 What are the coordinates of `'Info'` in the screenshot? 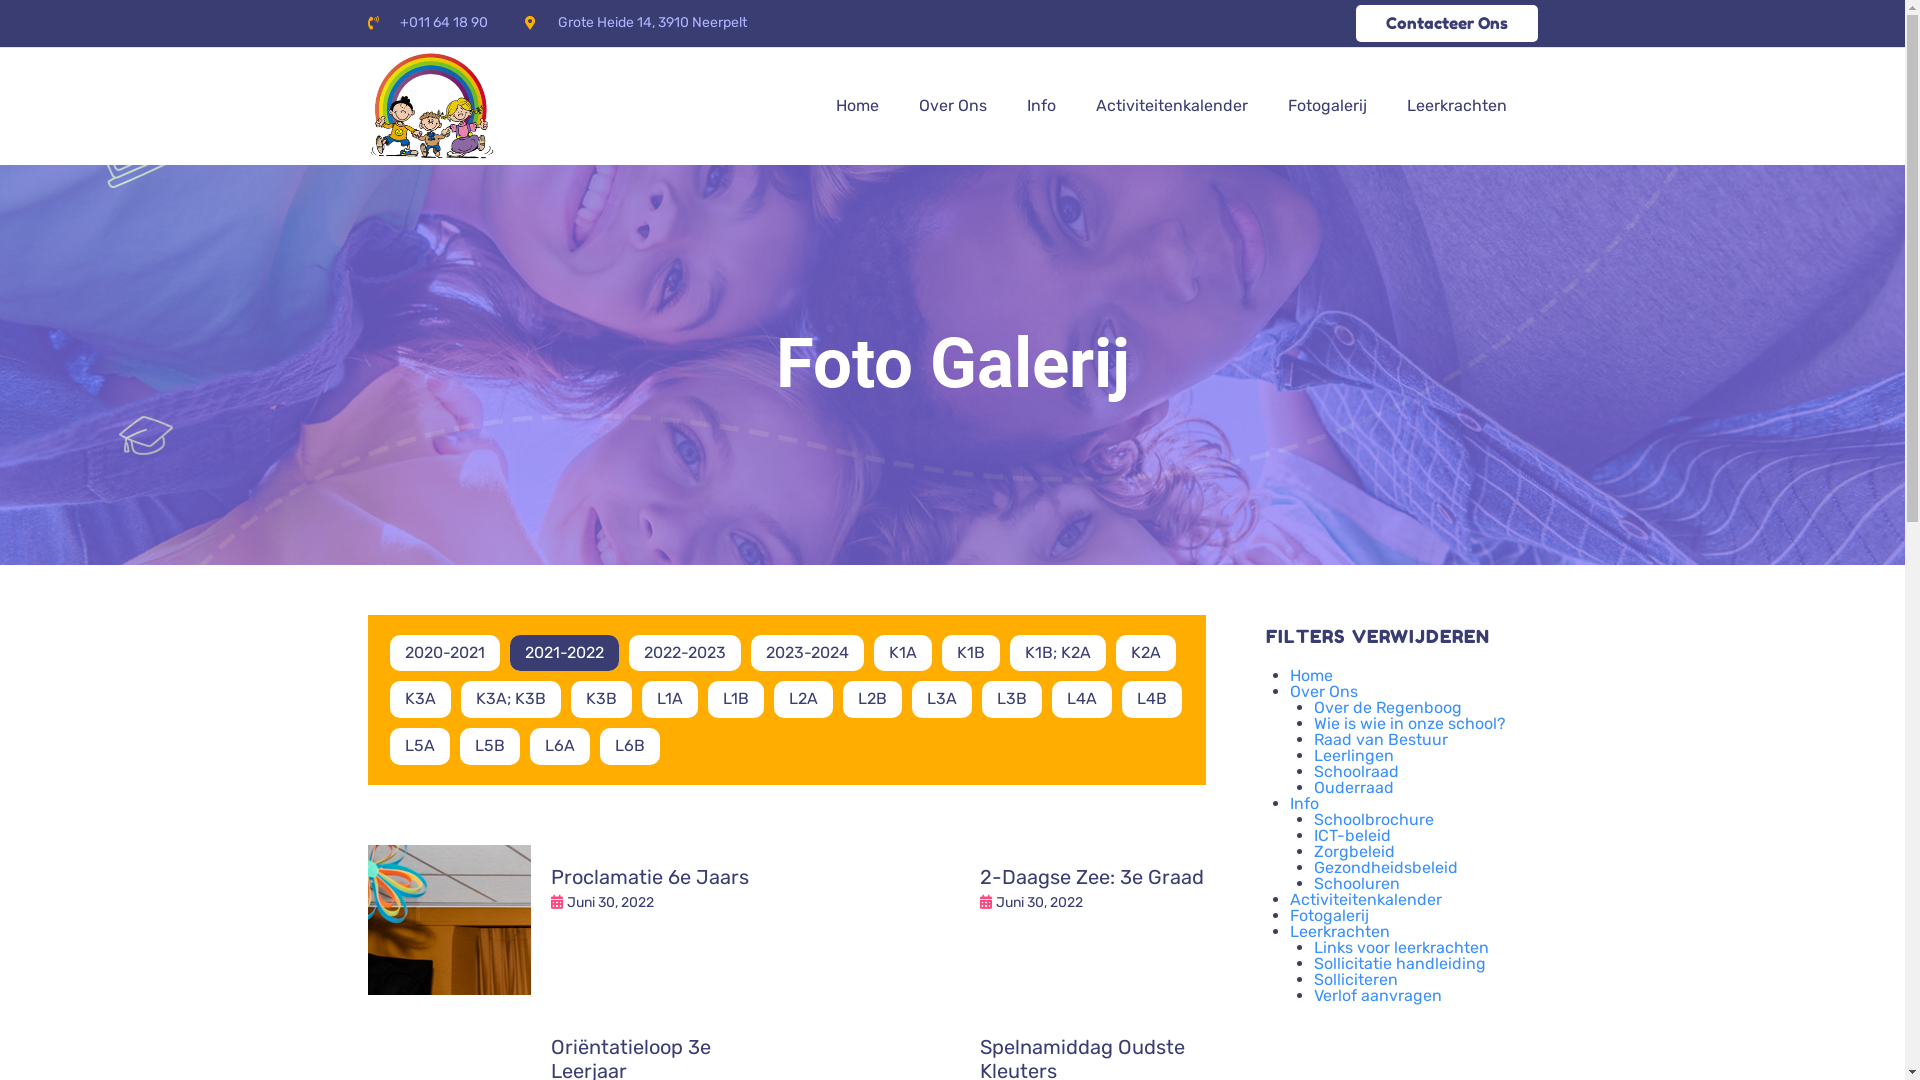 It's located at (1040, 105).